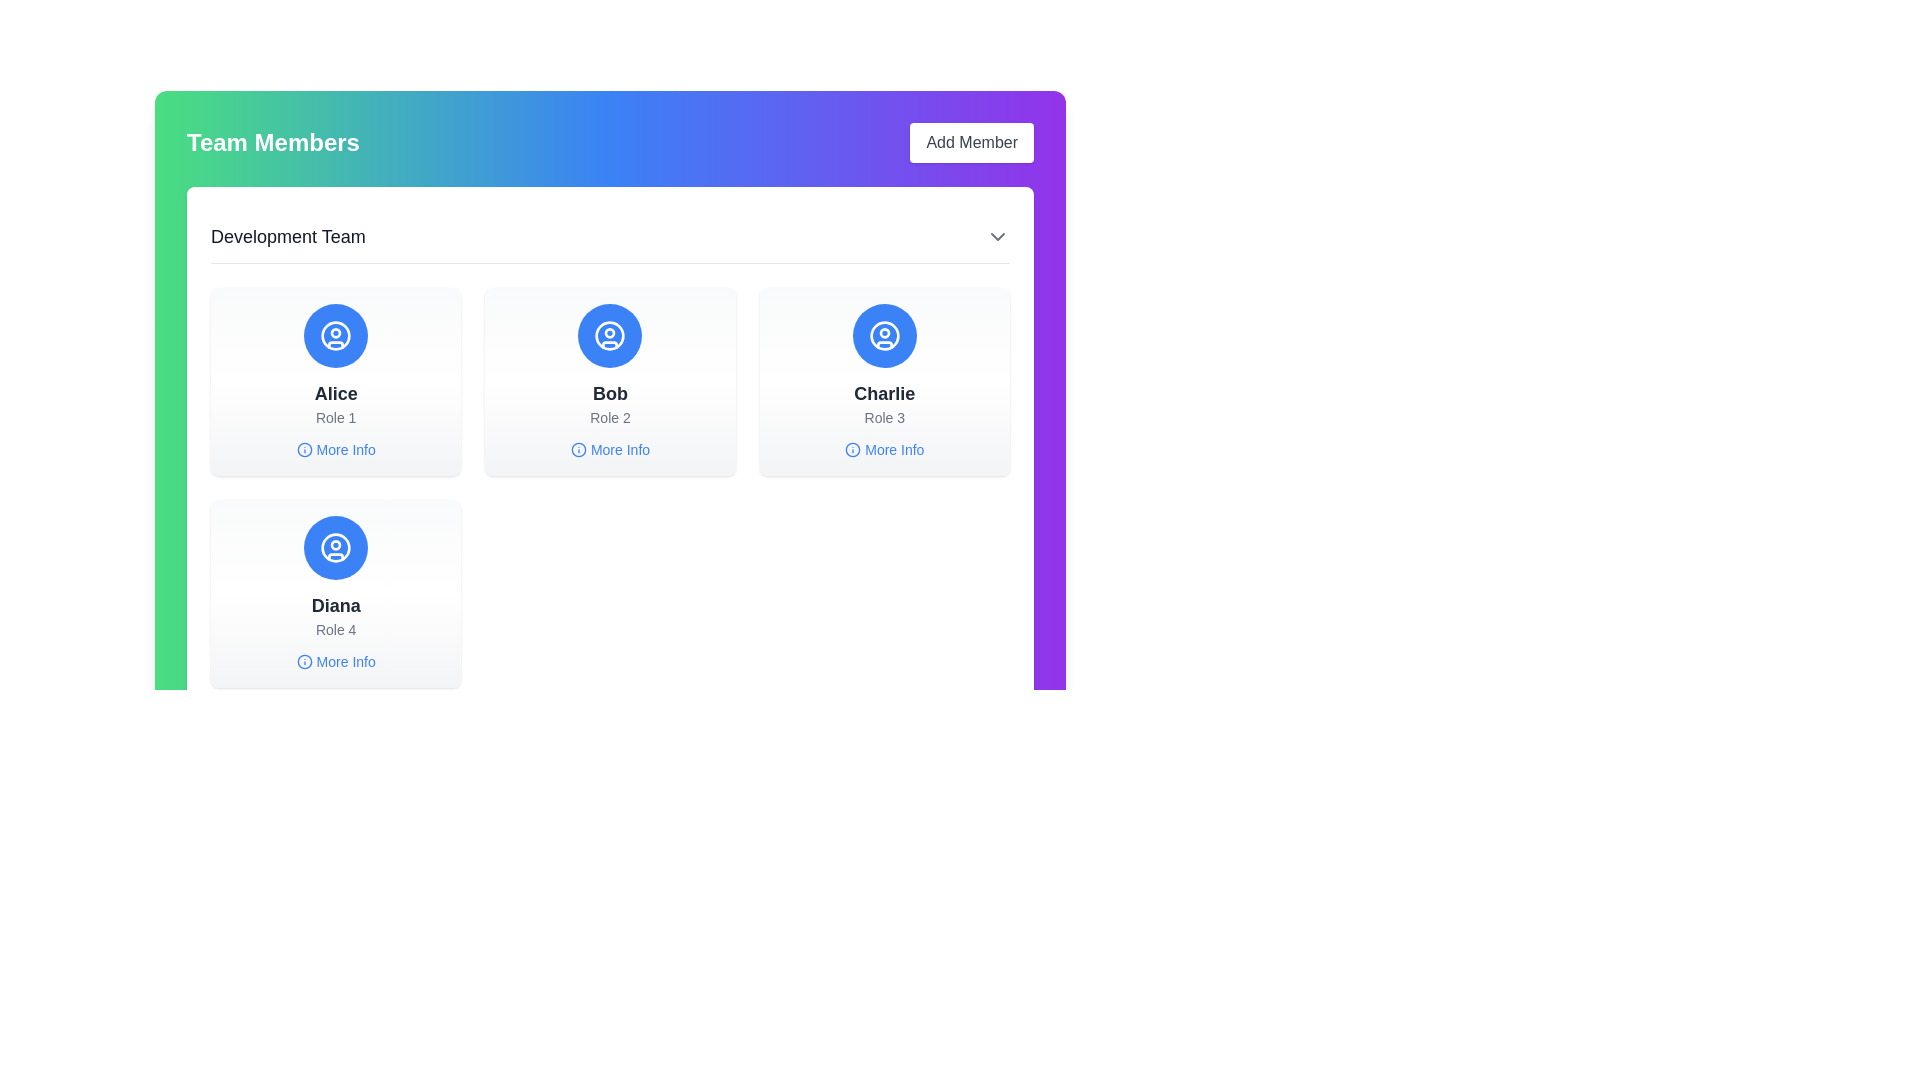  Describe the element at coordinates (883, 393) in the screenshot. I see `the Text label identifying 'Charlie', which is centrally located in the 'Development Team' card, positioned above 'Role 3' and below a user icon` at that location.